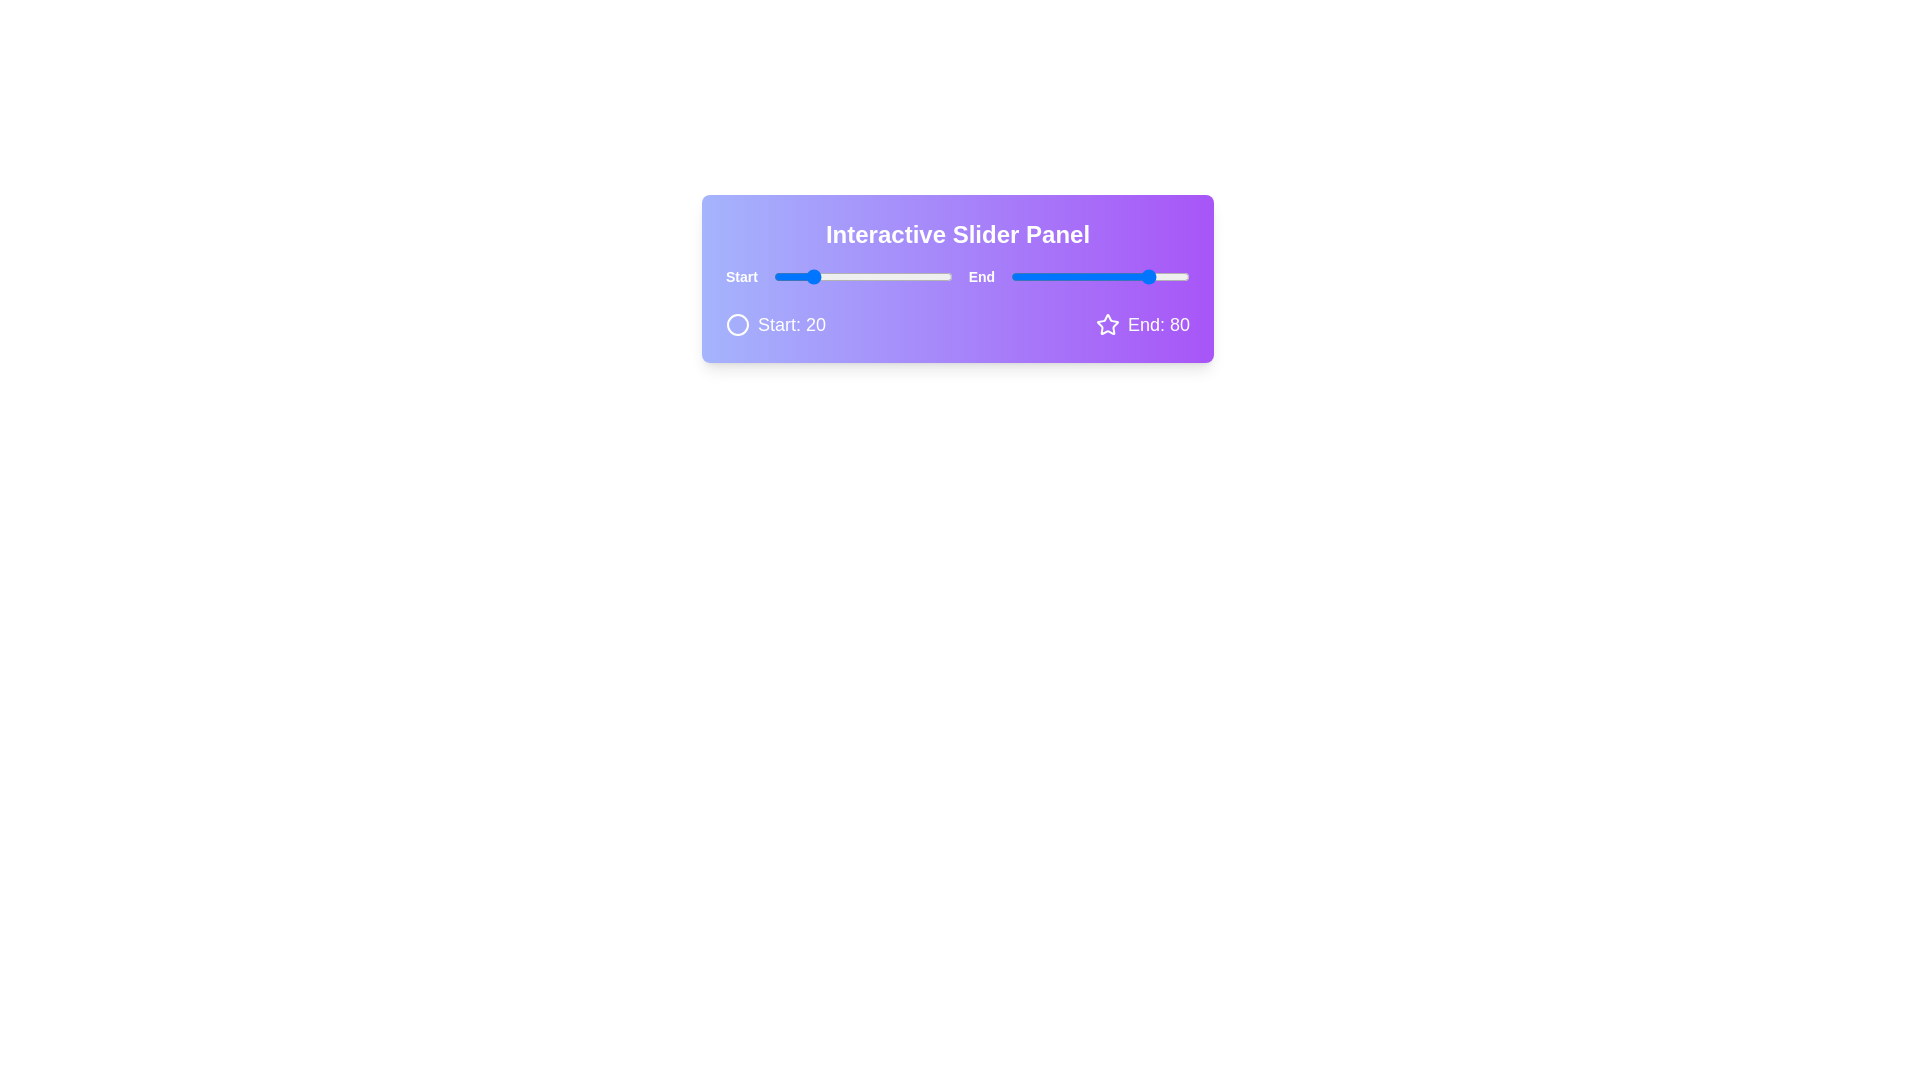  Describe the element at coordinates (1158, 323) in the screenshot. I see `the text label displaying 'End: 80', which is positioned on the far right side of the interactive slider panel and styled in white text on a purple background` at that location.